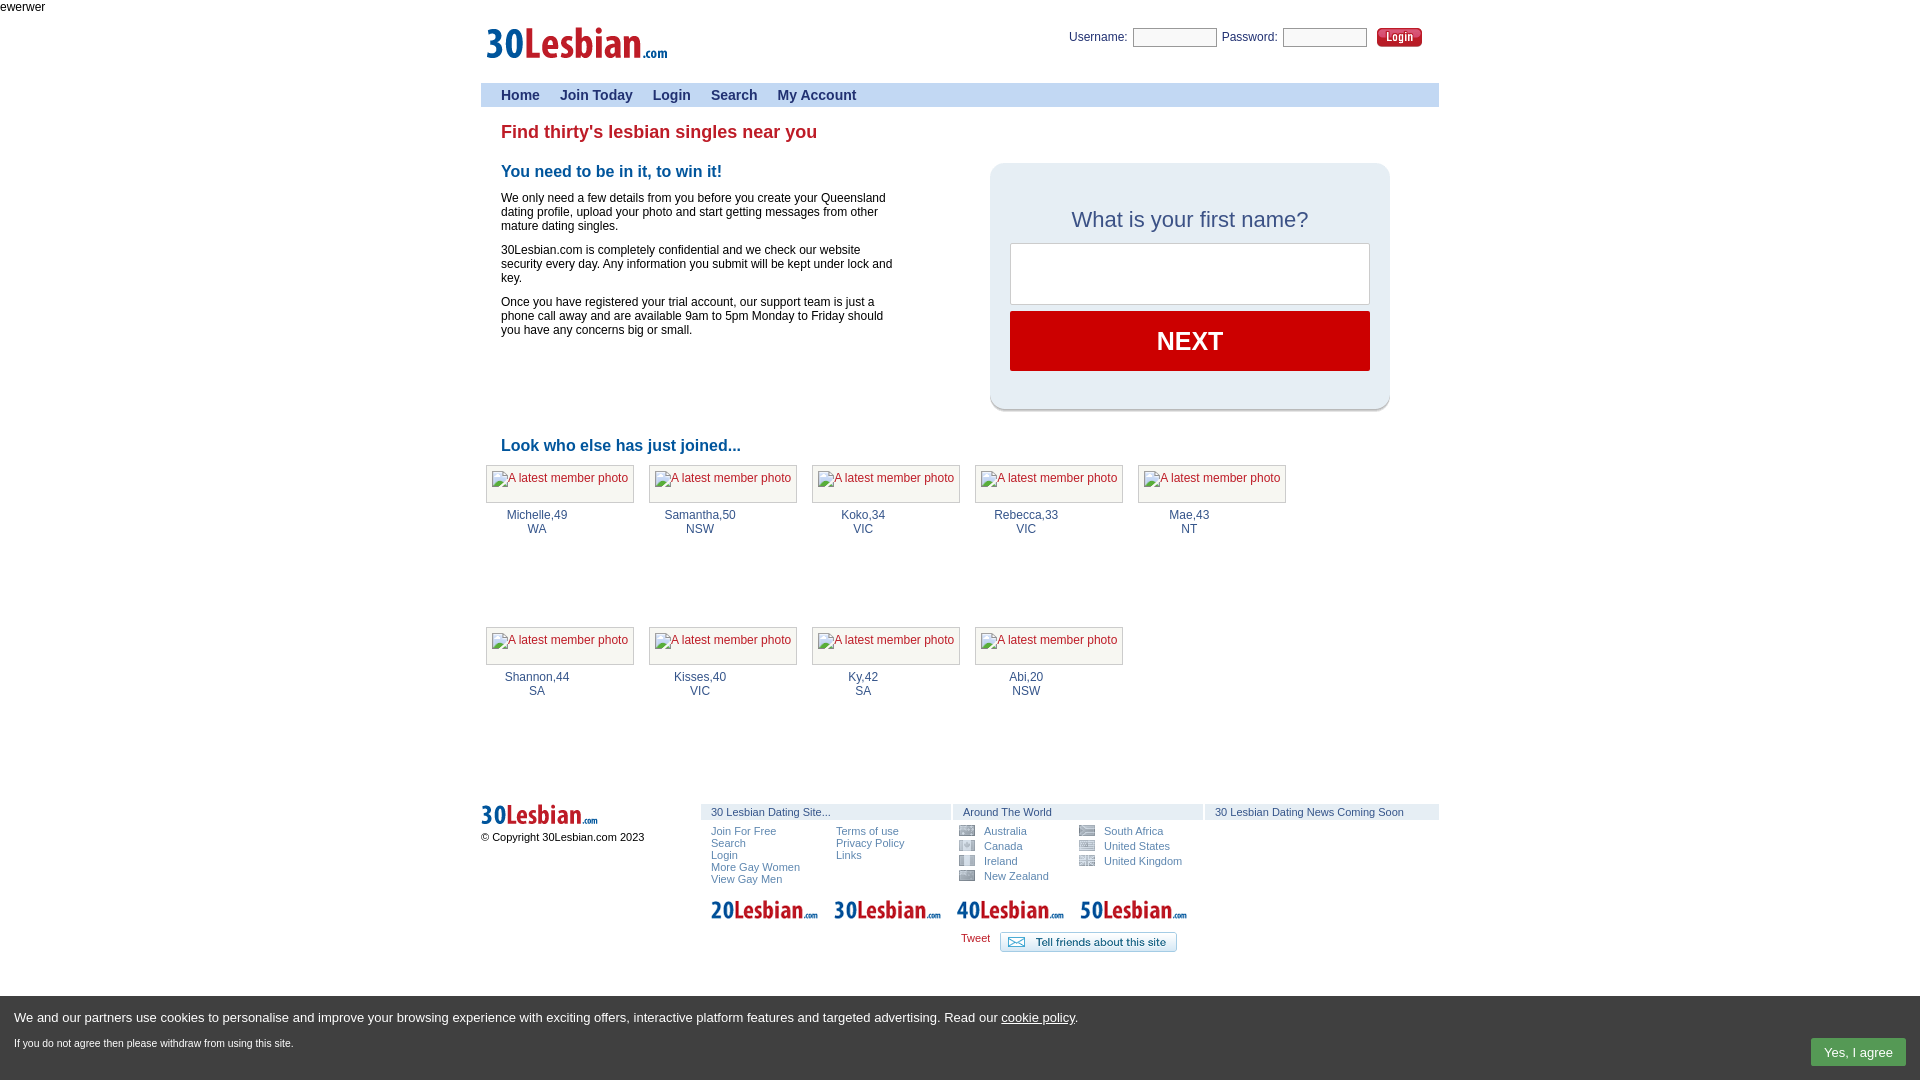 This screenshot has width=1920, height=1080. Describe the element at coordinates (560, 483) in the screenshot. I see `'Michelle, 49 from Perth St Georges Tce, WA'` at that location.